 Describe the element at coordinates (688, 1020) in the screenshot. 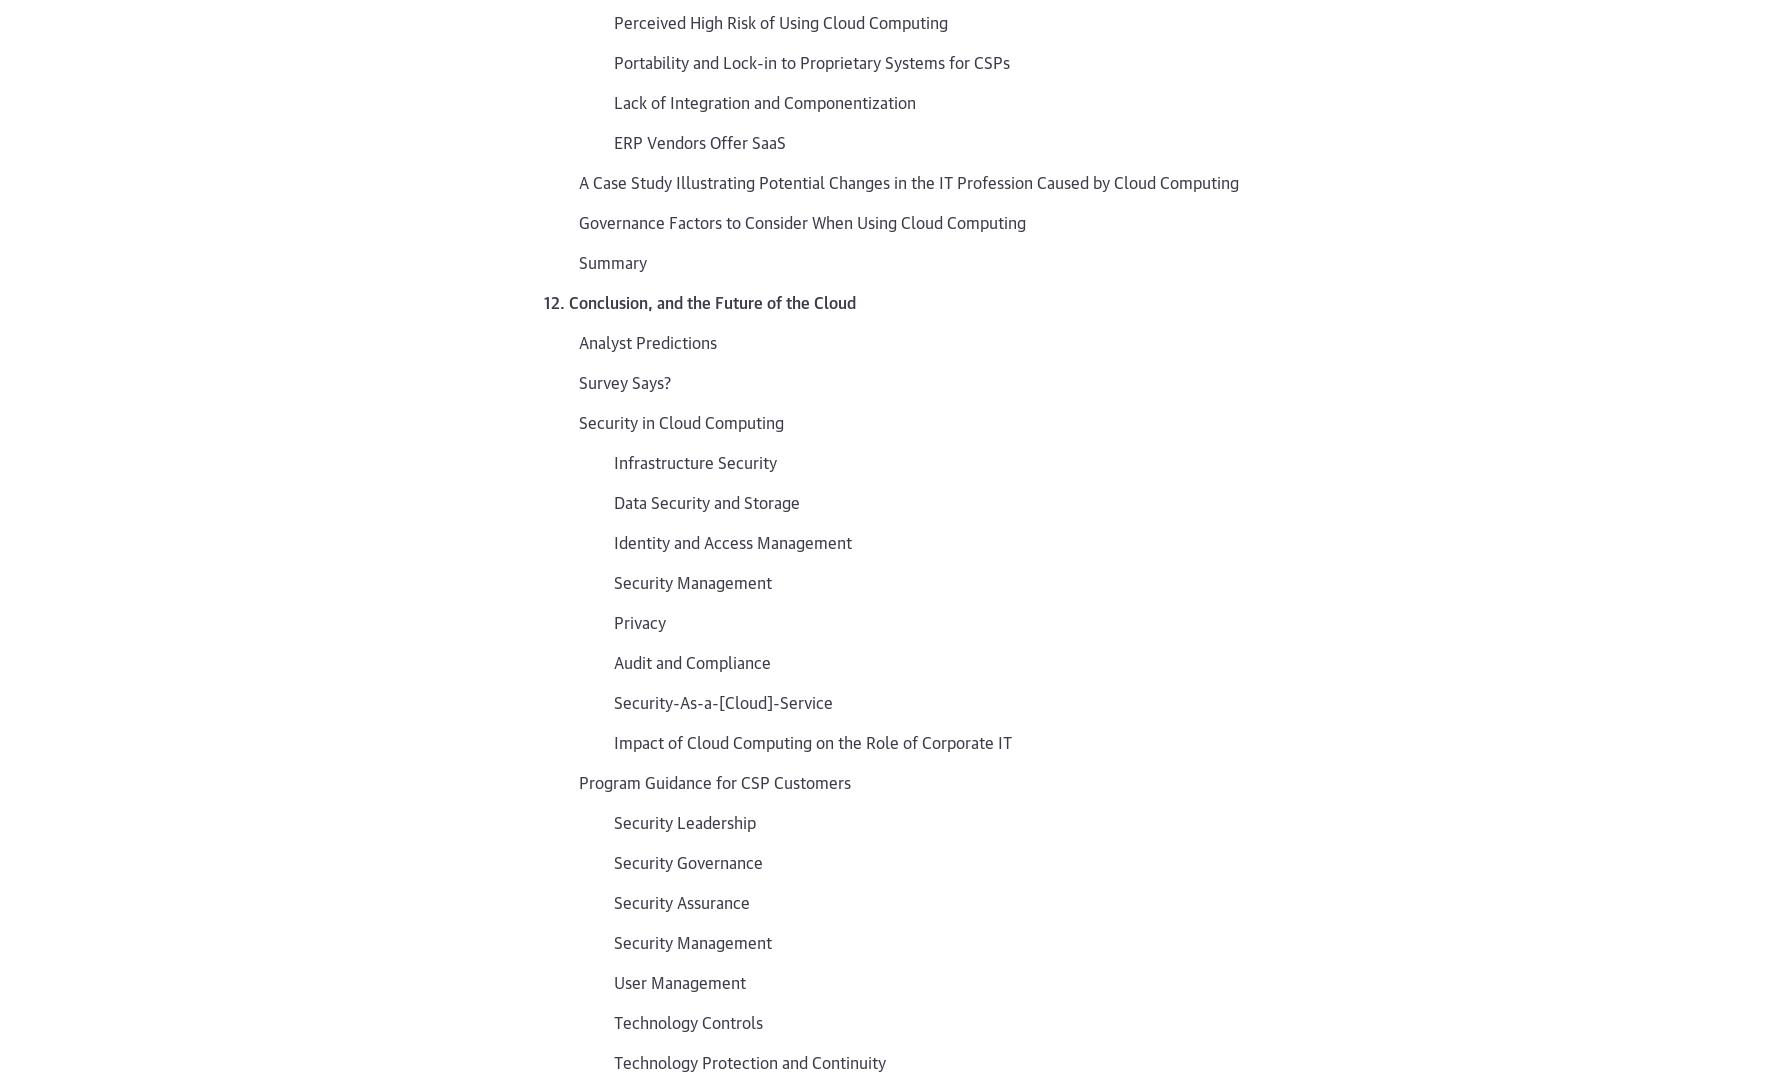

I see `'Technology Controls'` at that location.